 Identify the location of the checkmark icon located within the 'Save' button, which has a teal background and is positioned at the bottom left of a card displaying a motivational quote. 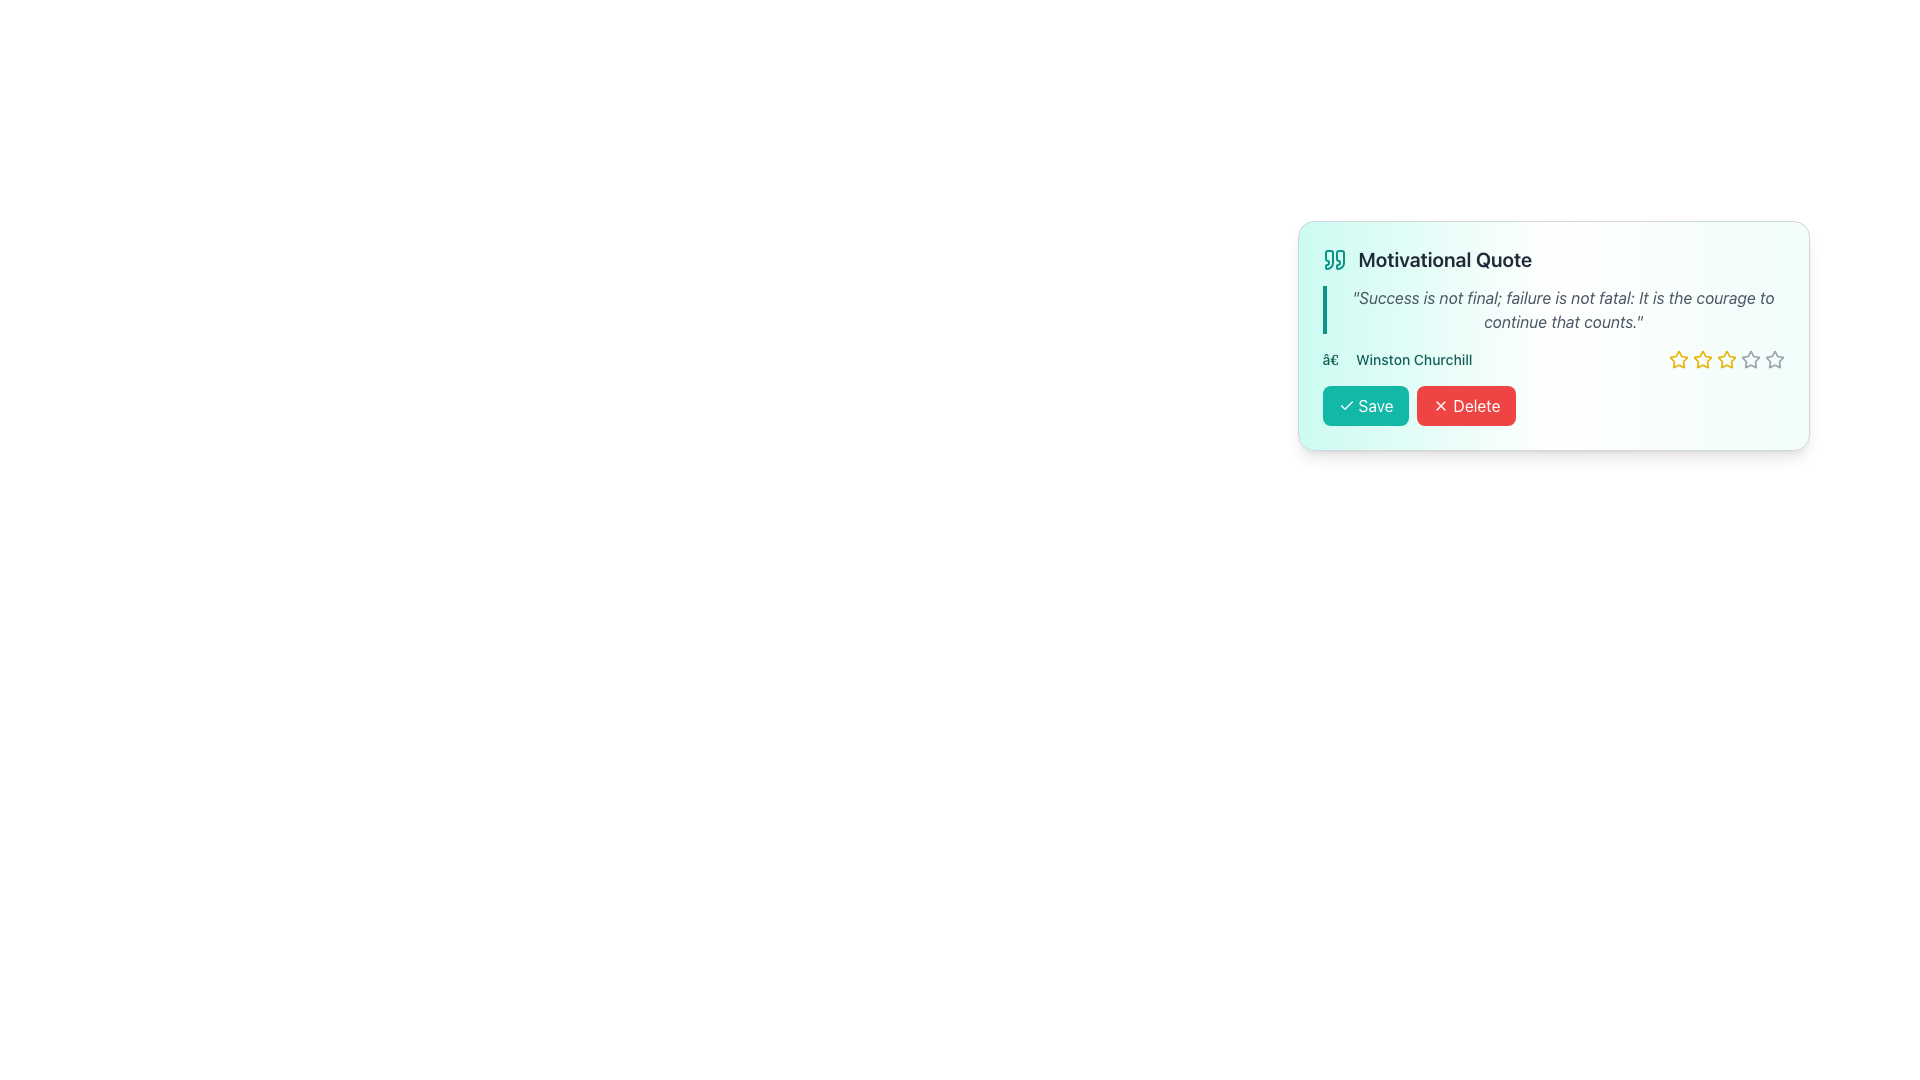
(1346, 405).